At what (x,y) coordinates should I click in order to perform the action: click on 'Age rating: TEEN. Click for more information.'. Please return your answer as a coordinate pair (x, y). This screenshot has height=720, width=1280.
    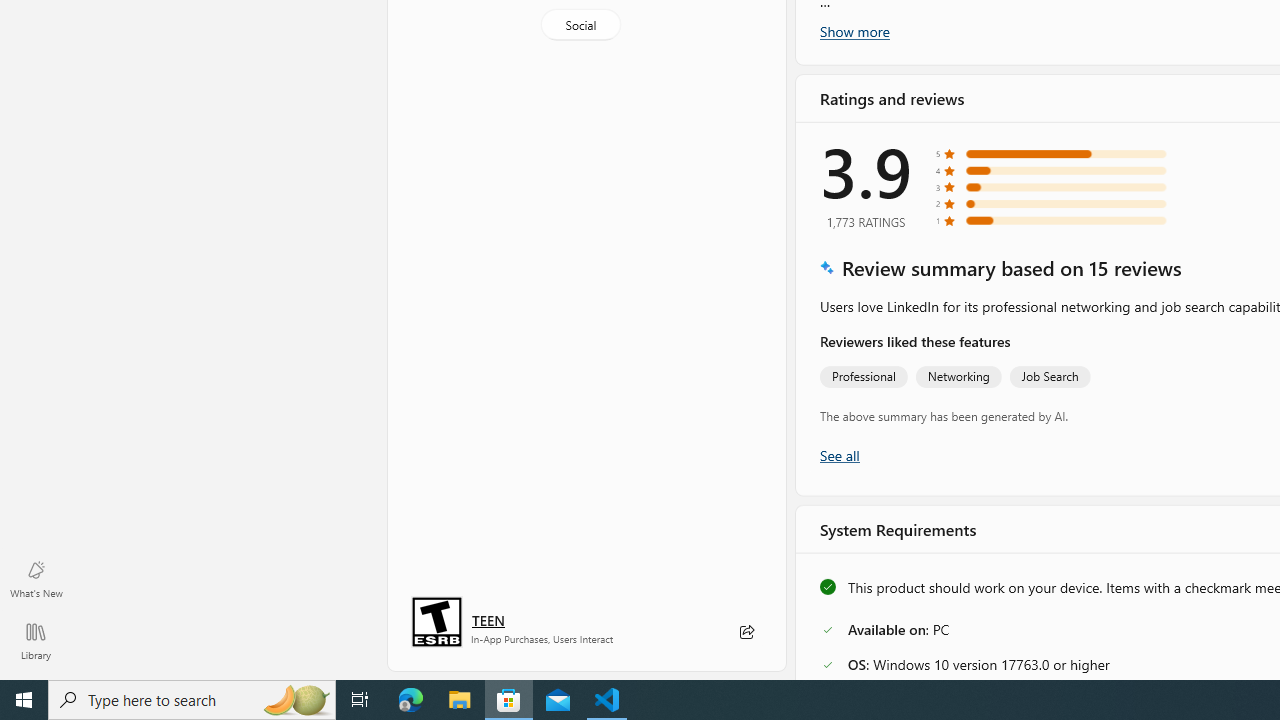
    Looking at the image, I should click on (488, 618).